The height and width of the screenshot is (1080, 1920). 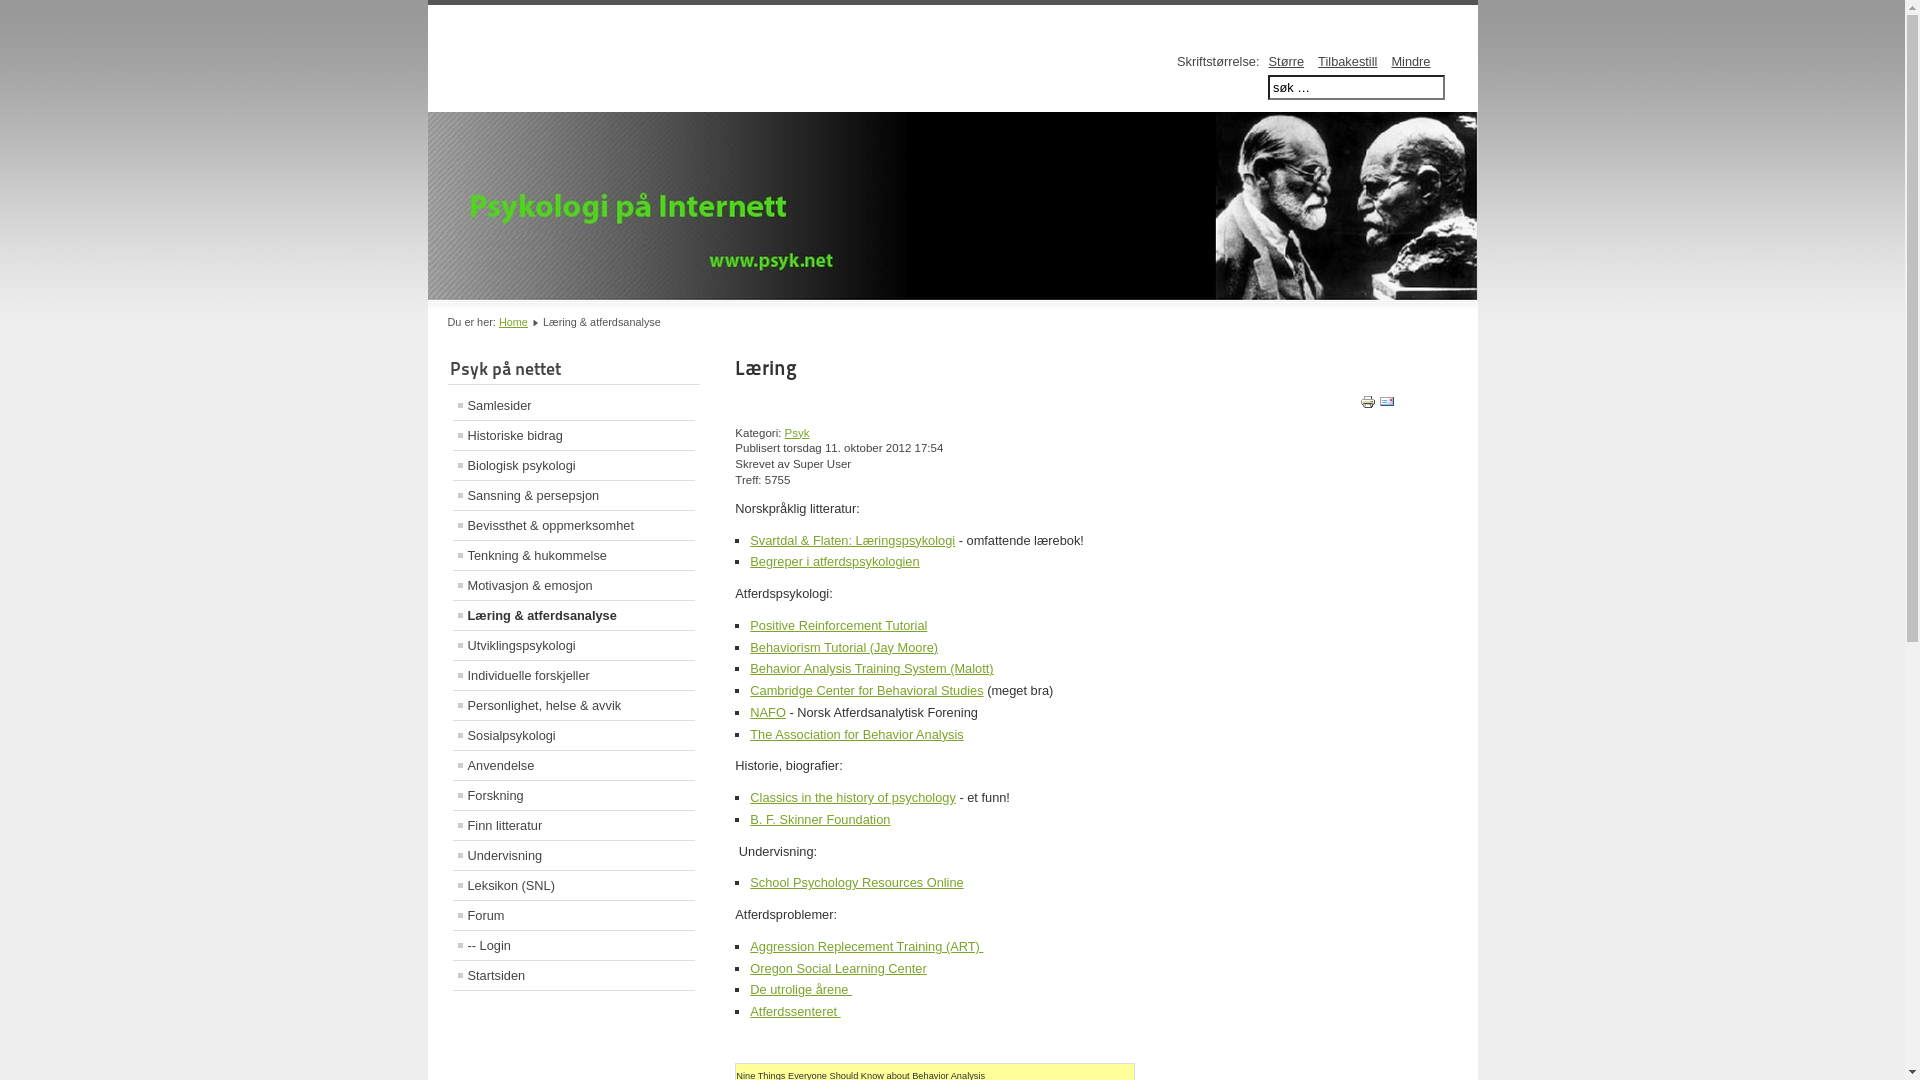 I want to click on 'Sansning & persepsjon', so click(x=572, y=495).